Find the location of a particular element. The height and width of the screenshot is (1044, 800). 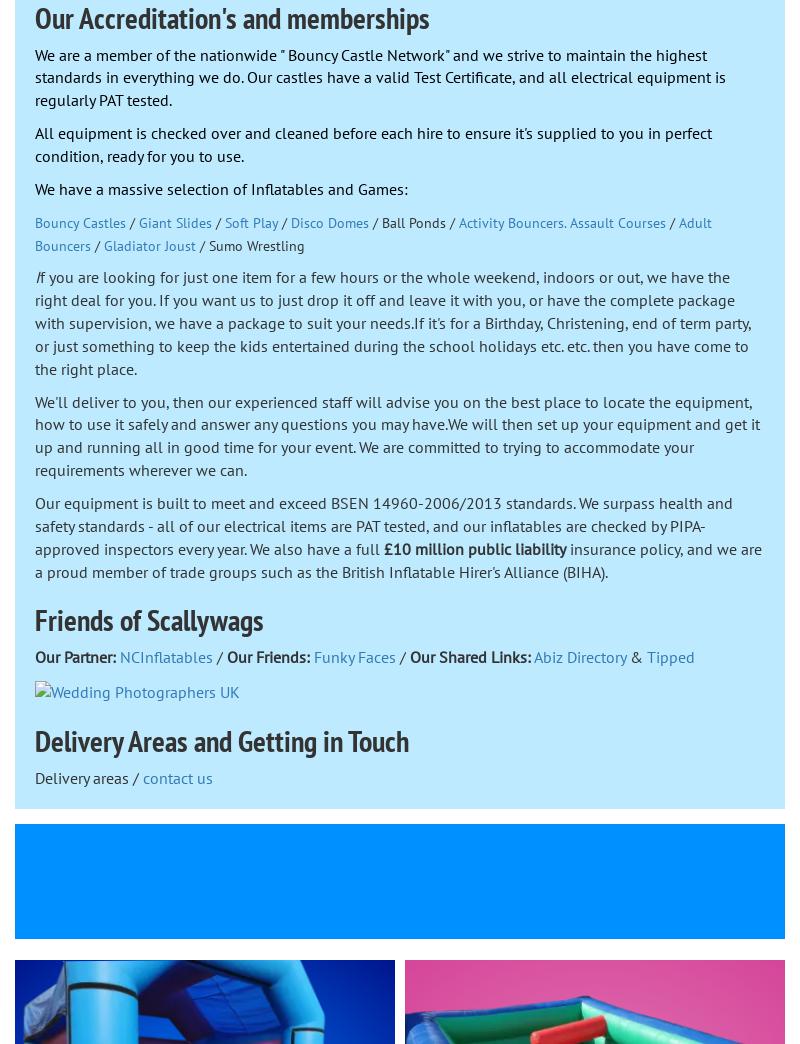

'Delivery Areas and Getting in Touch' is located at coordinates (33, 739).